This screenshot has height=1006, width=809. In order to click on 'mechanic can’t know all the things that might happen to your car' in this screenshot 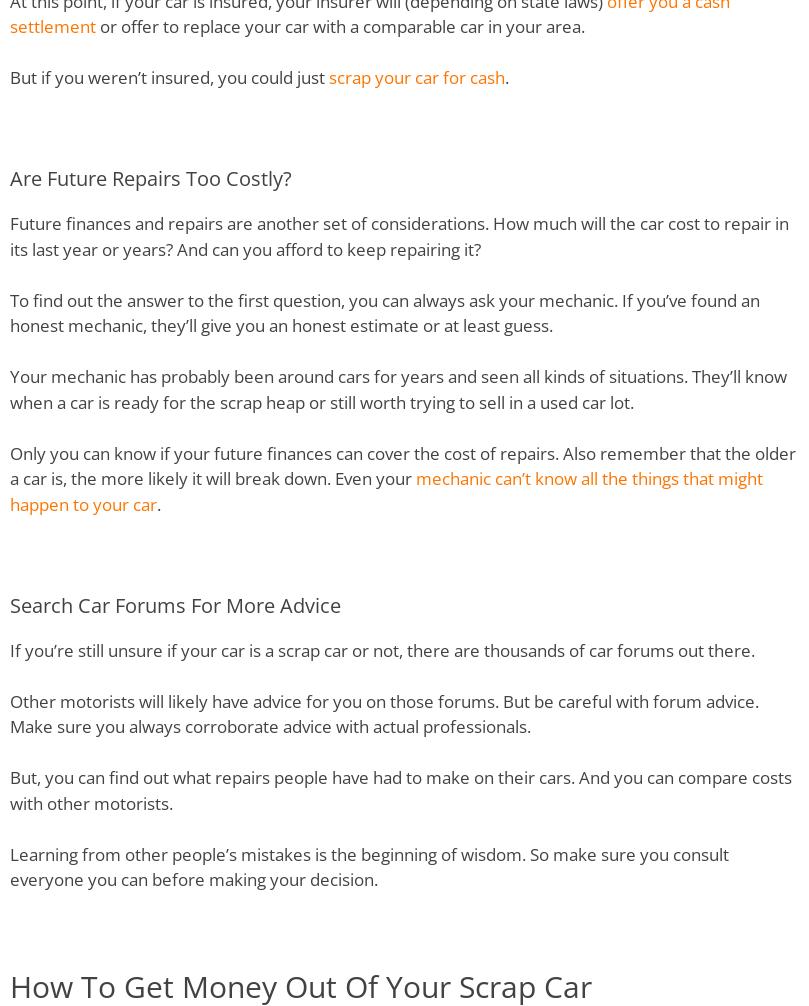, I will do `click(386, 490)`.